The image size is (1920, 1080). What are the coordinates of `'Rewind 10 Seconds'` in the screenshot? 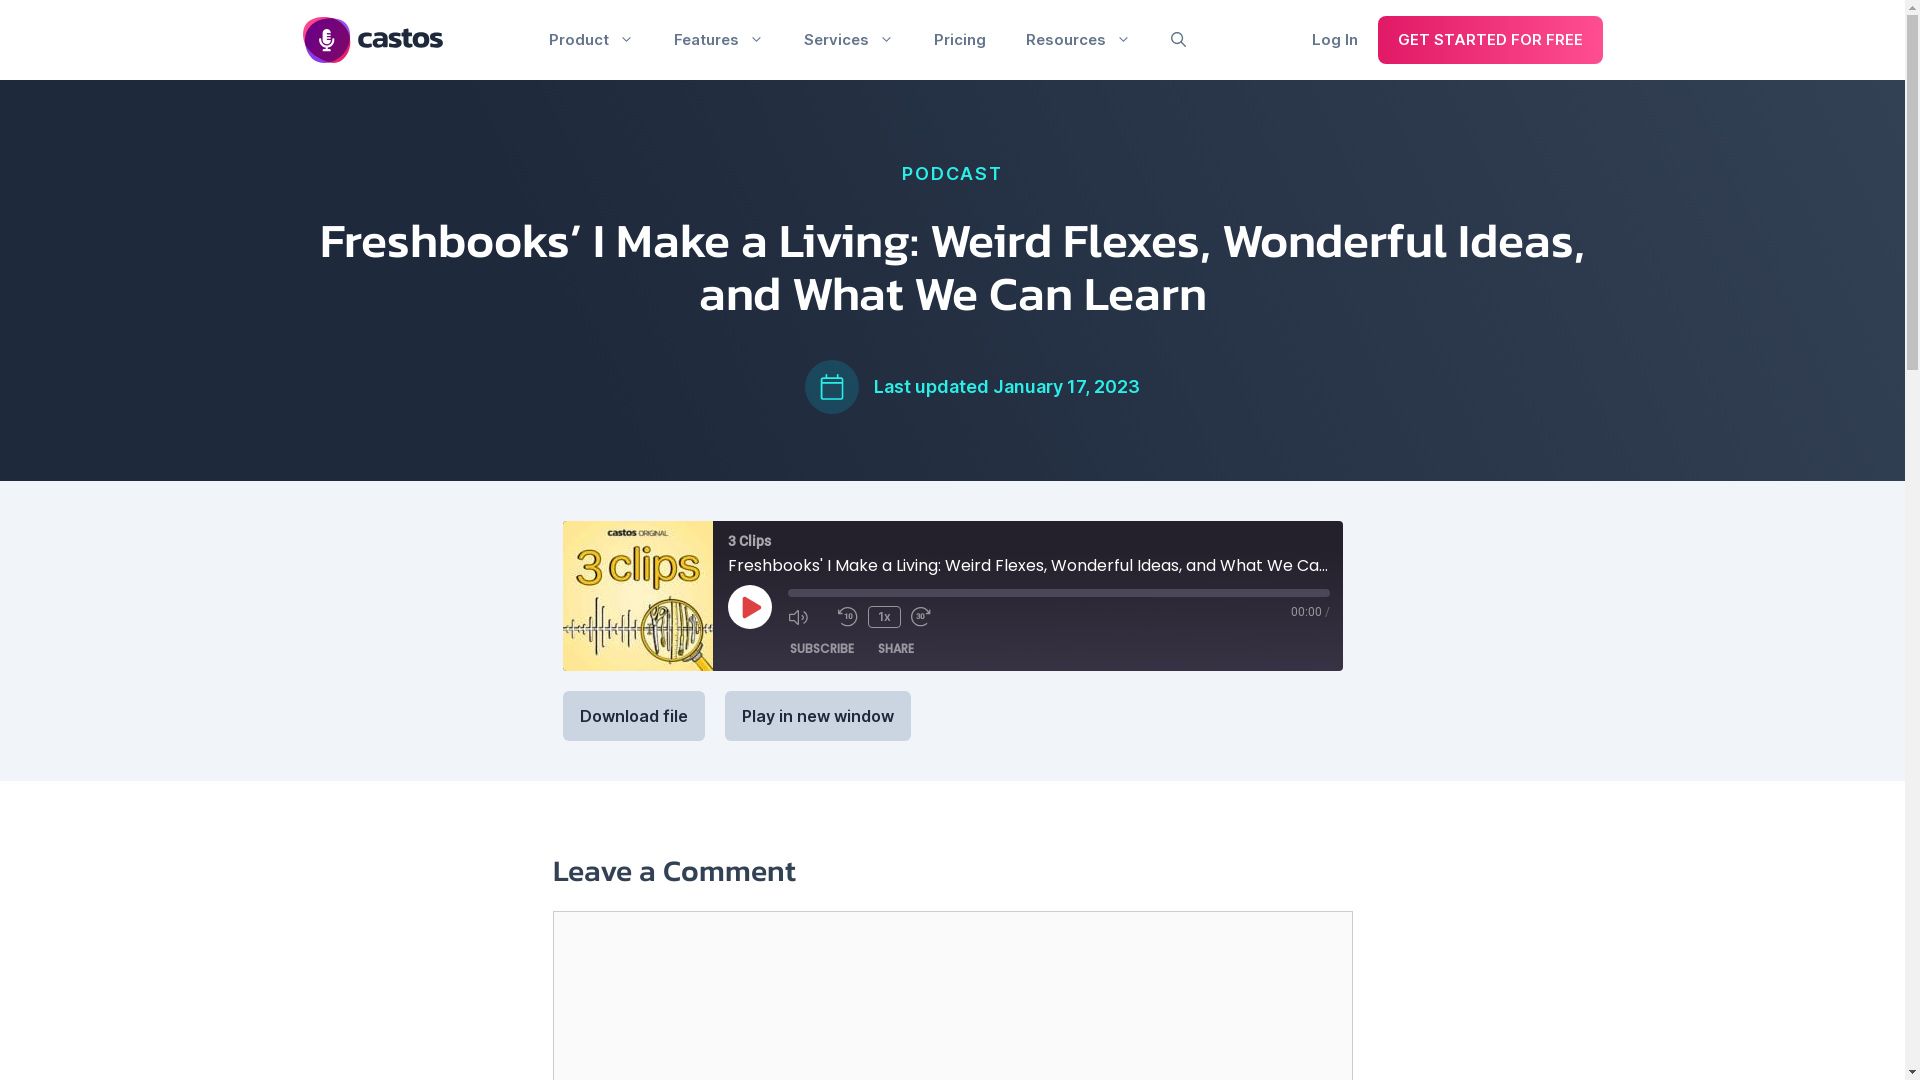 It's located at (848, 616).